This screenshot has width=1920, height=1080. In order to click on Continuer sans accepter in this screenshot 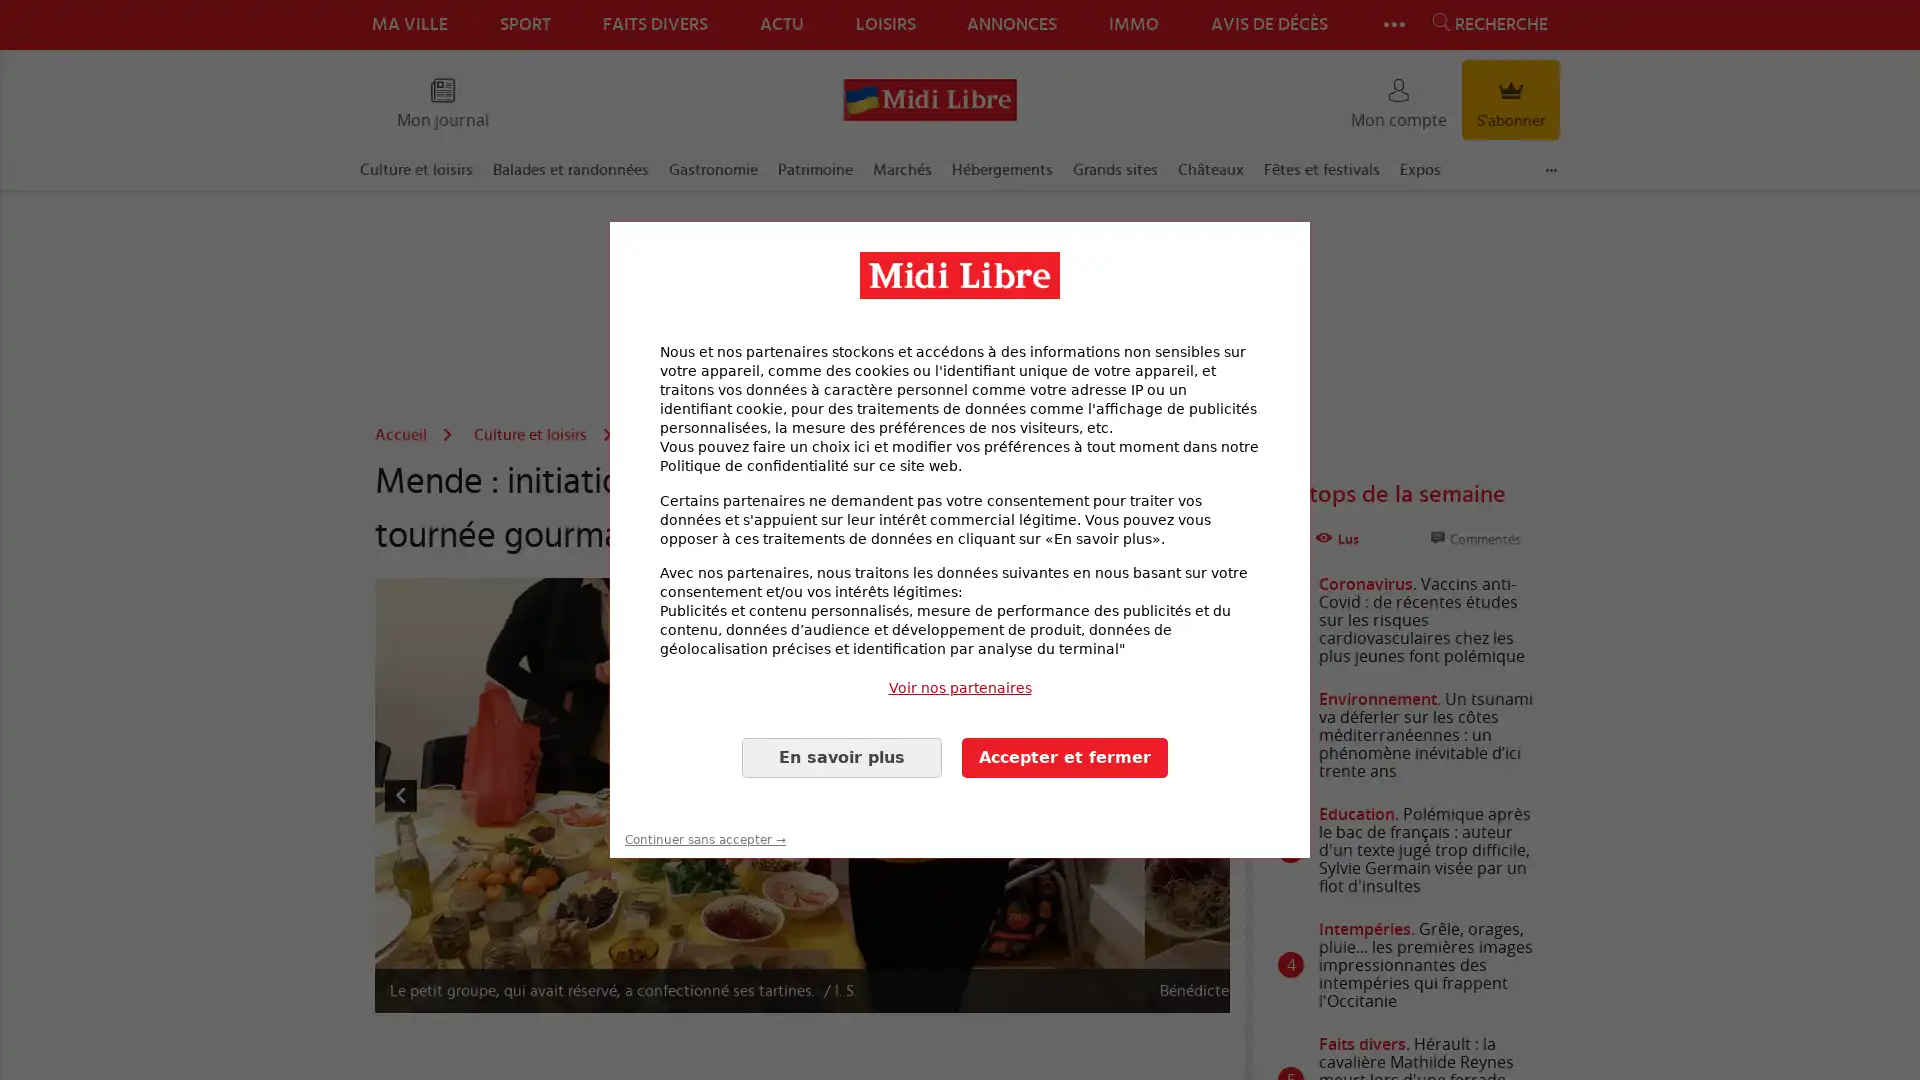, I will do `click(705, 814)`.